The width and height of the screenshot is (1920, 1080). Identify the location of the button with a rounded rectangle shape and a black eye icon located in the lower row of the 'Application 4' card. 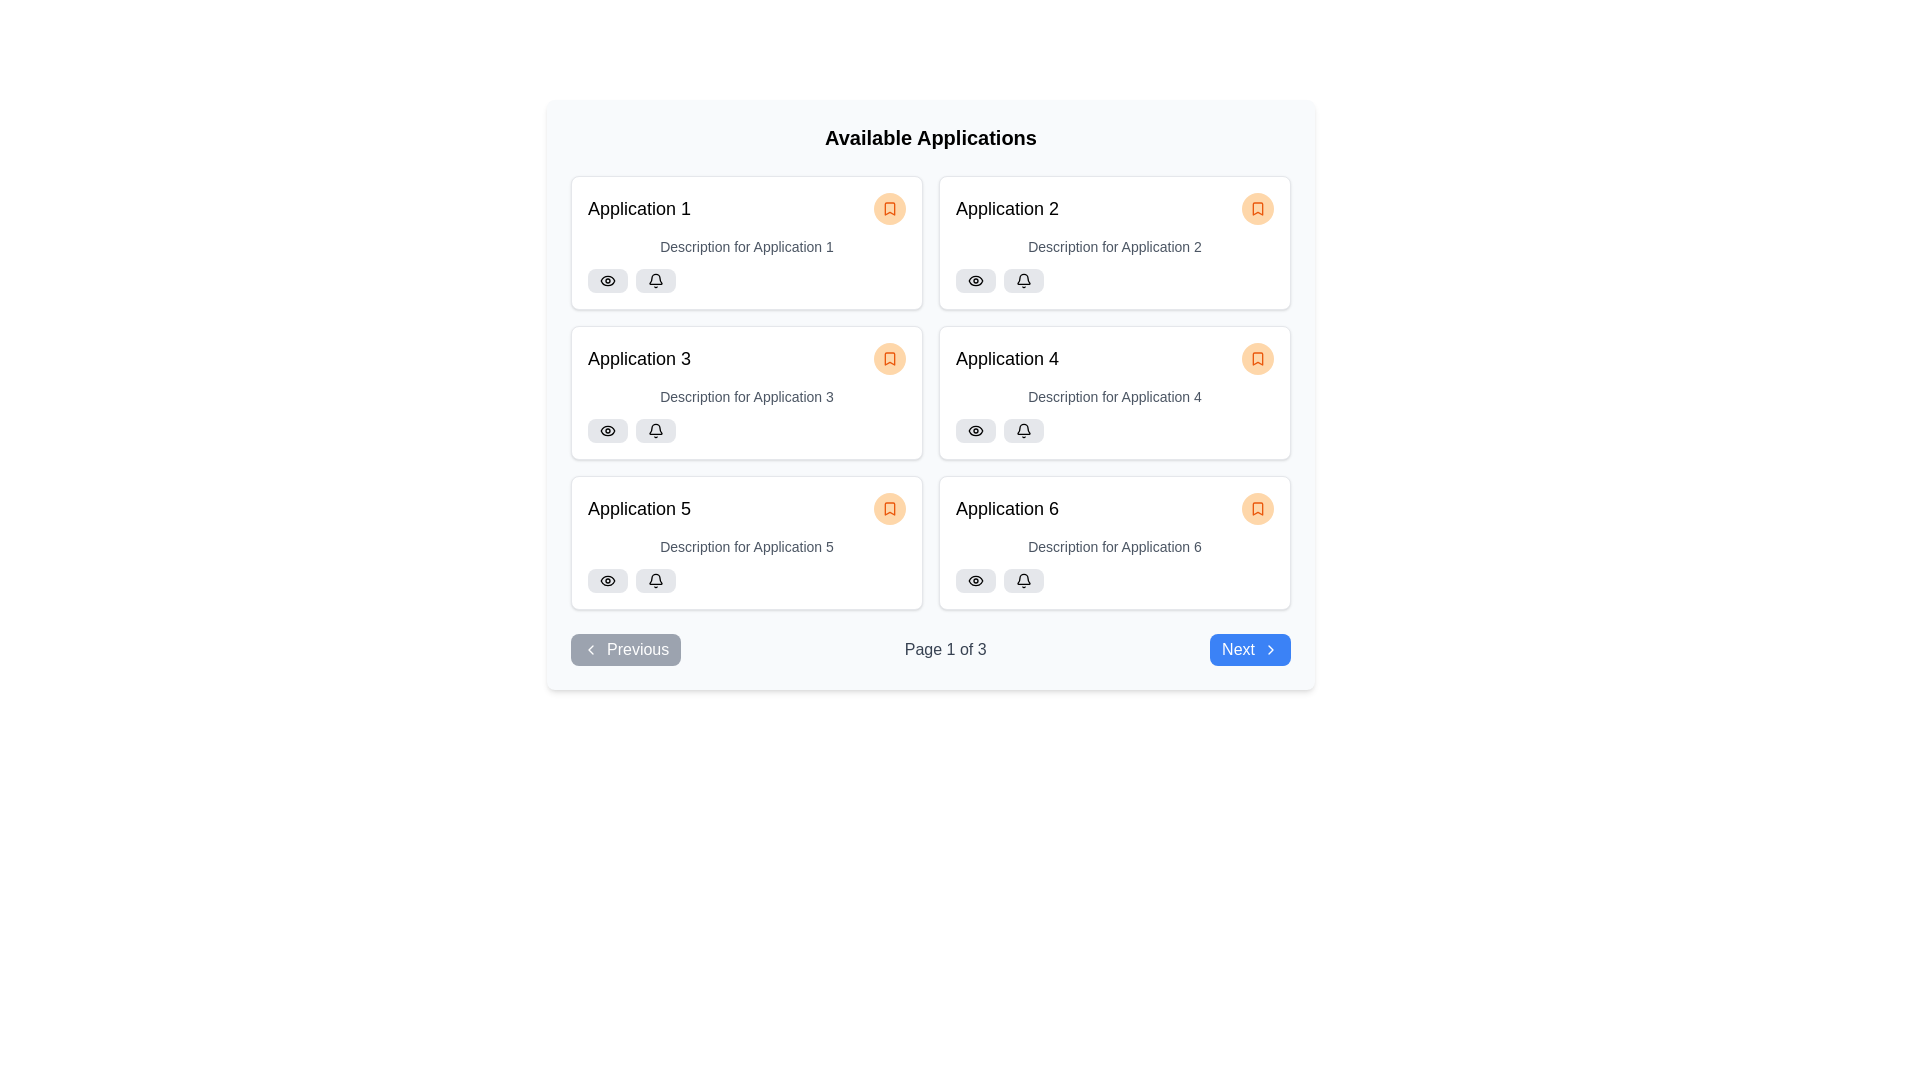
(975, 430).